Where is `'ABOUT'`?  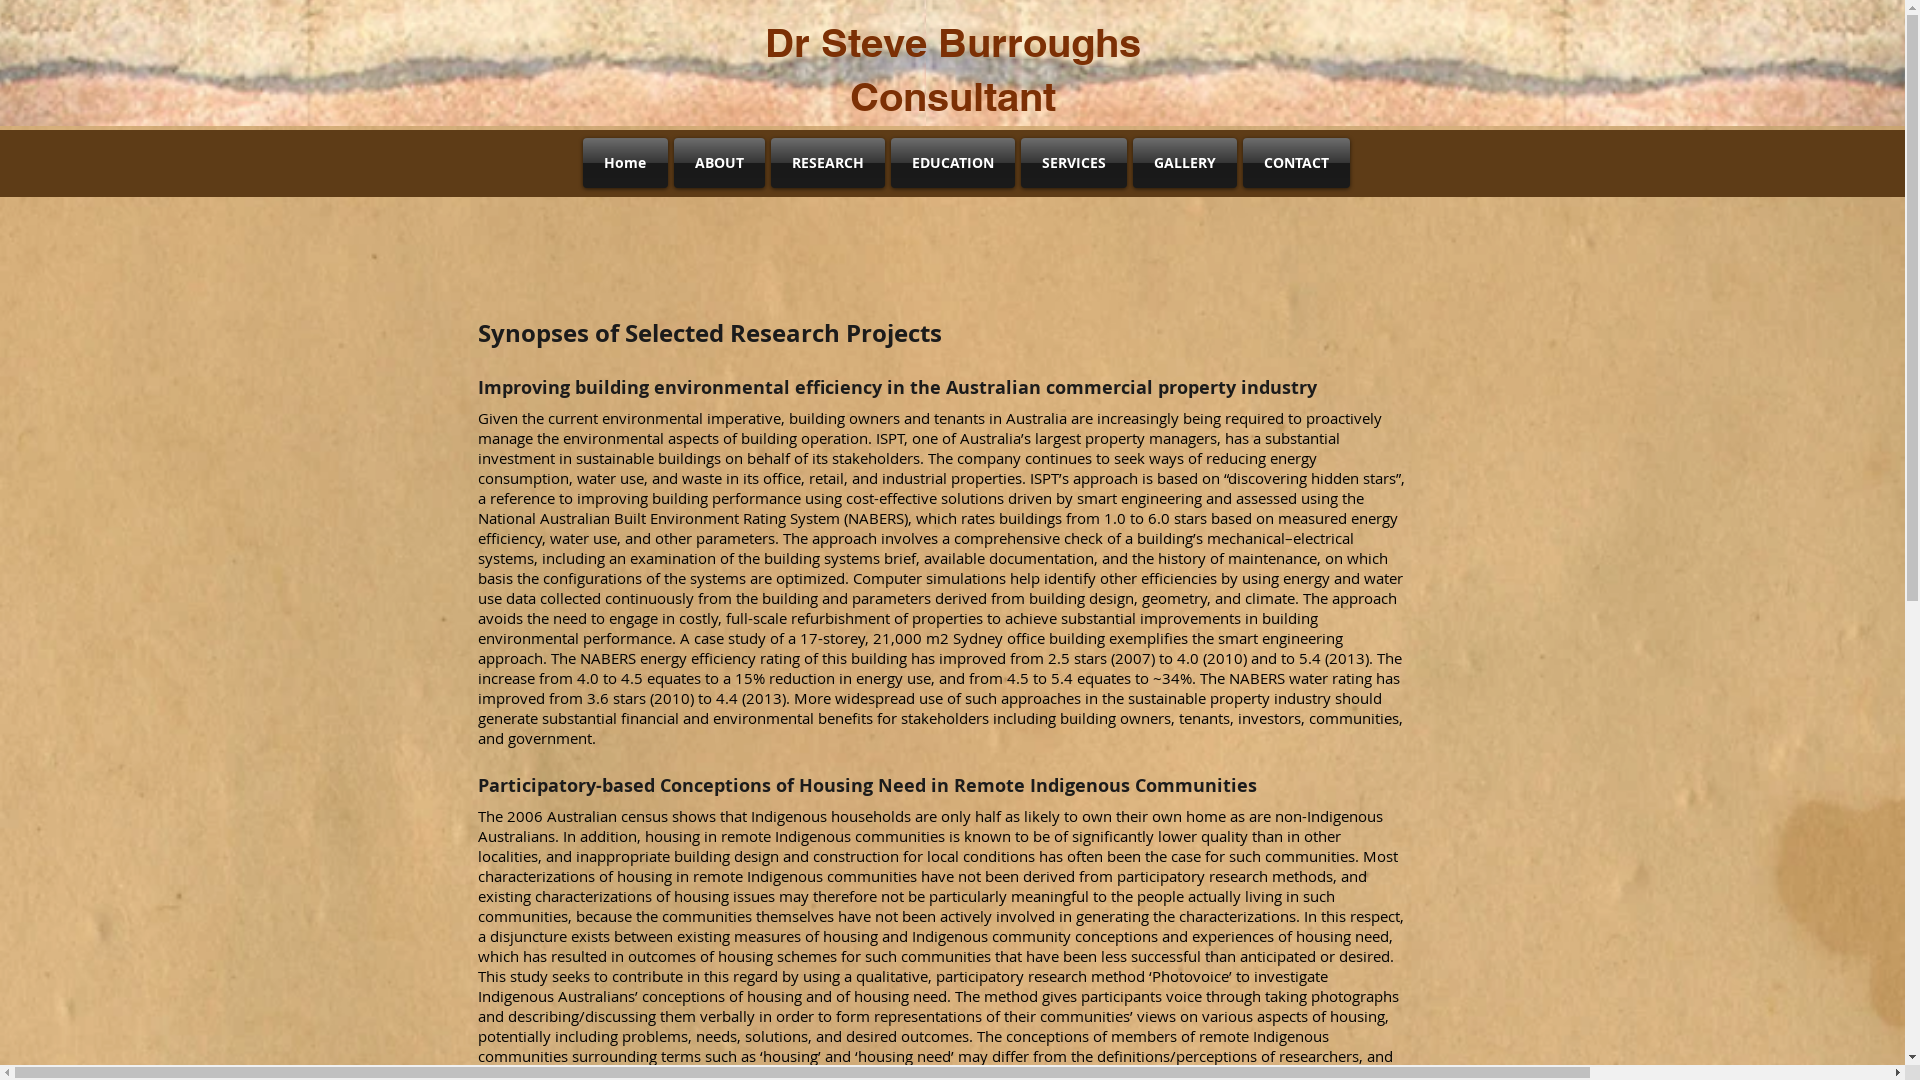 'ABOUT' is located at coordinates (718, 161).